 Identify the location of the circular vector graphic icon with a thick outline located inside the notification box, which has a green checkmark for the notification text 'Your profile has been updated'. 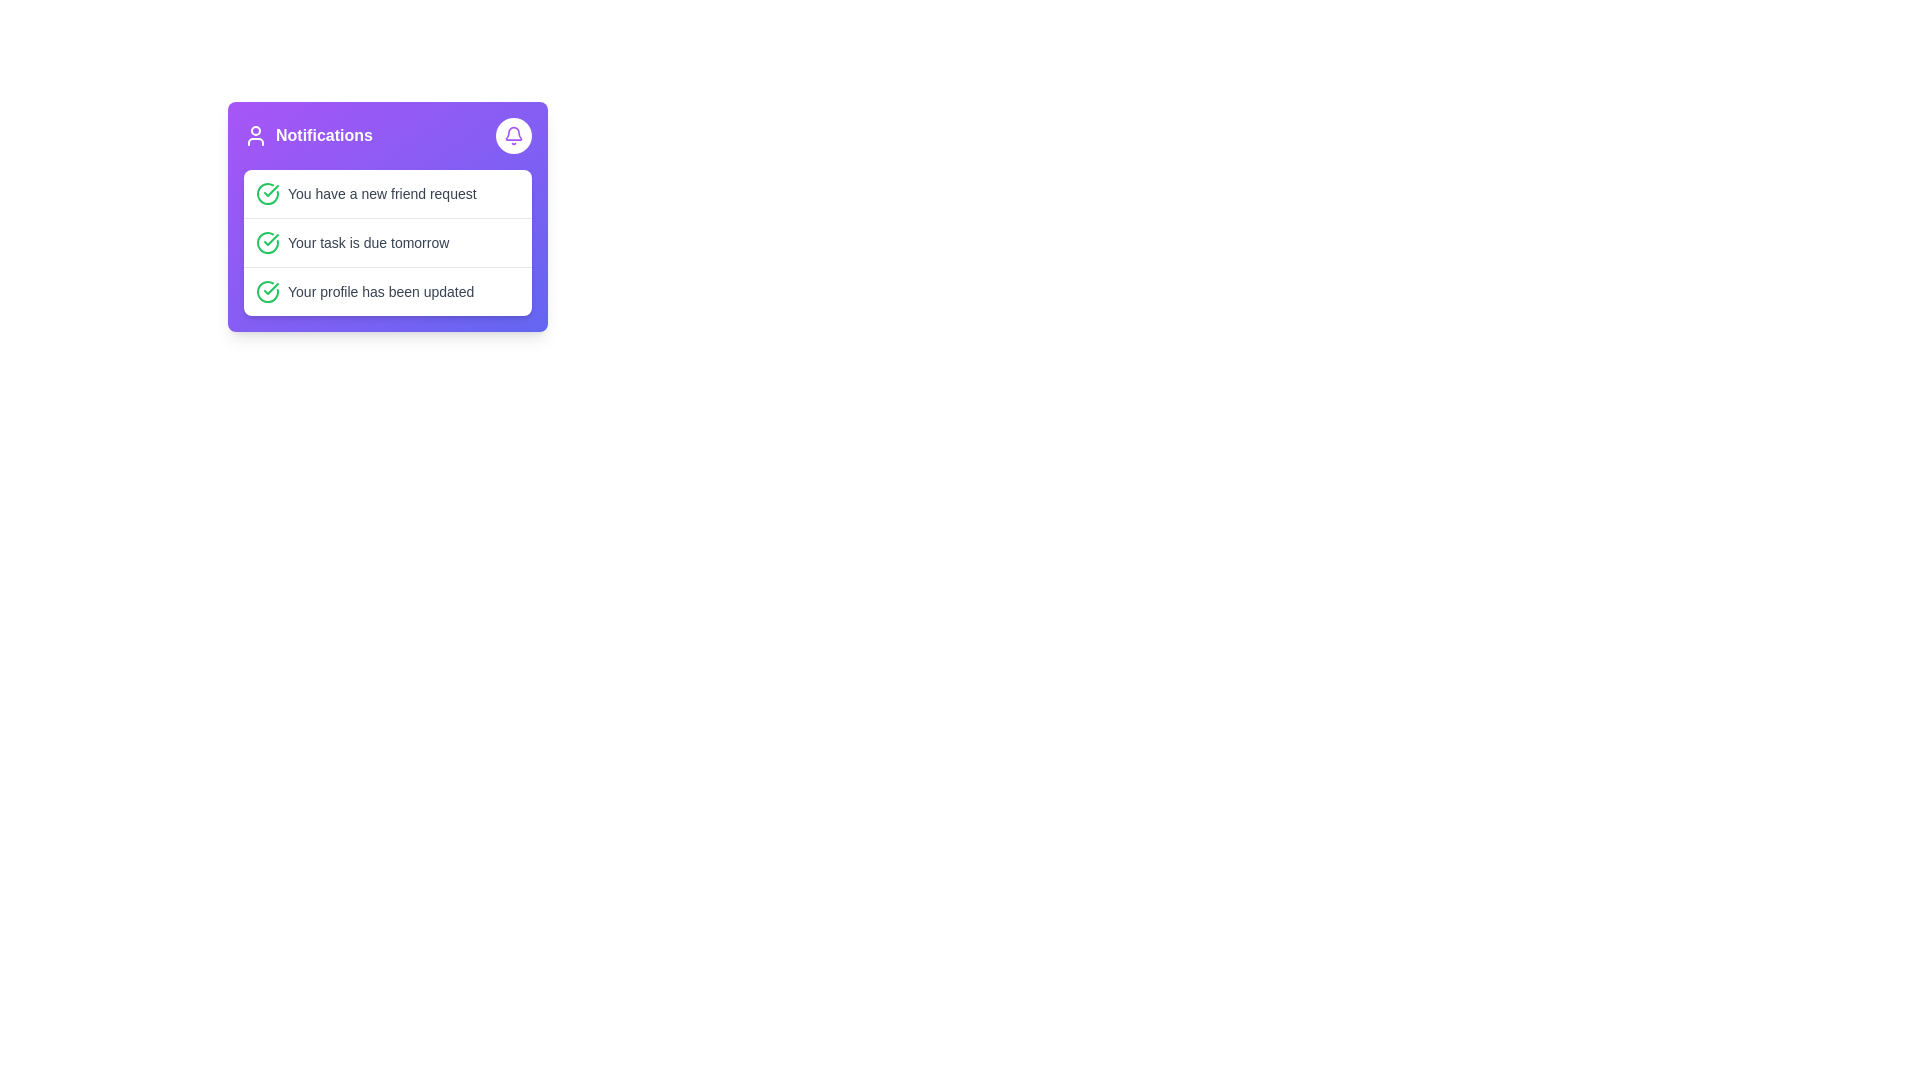
(267, 292).